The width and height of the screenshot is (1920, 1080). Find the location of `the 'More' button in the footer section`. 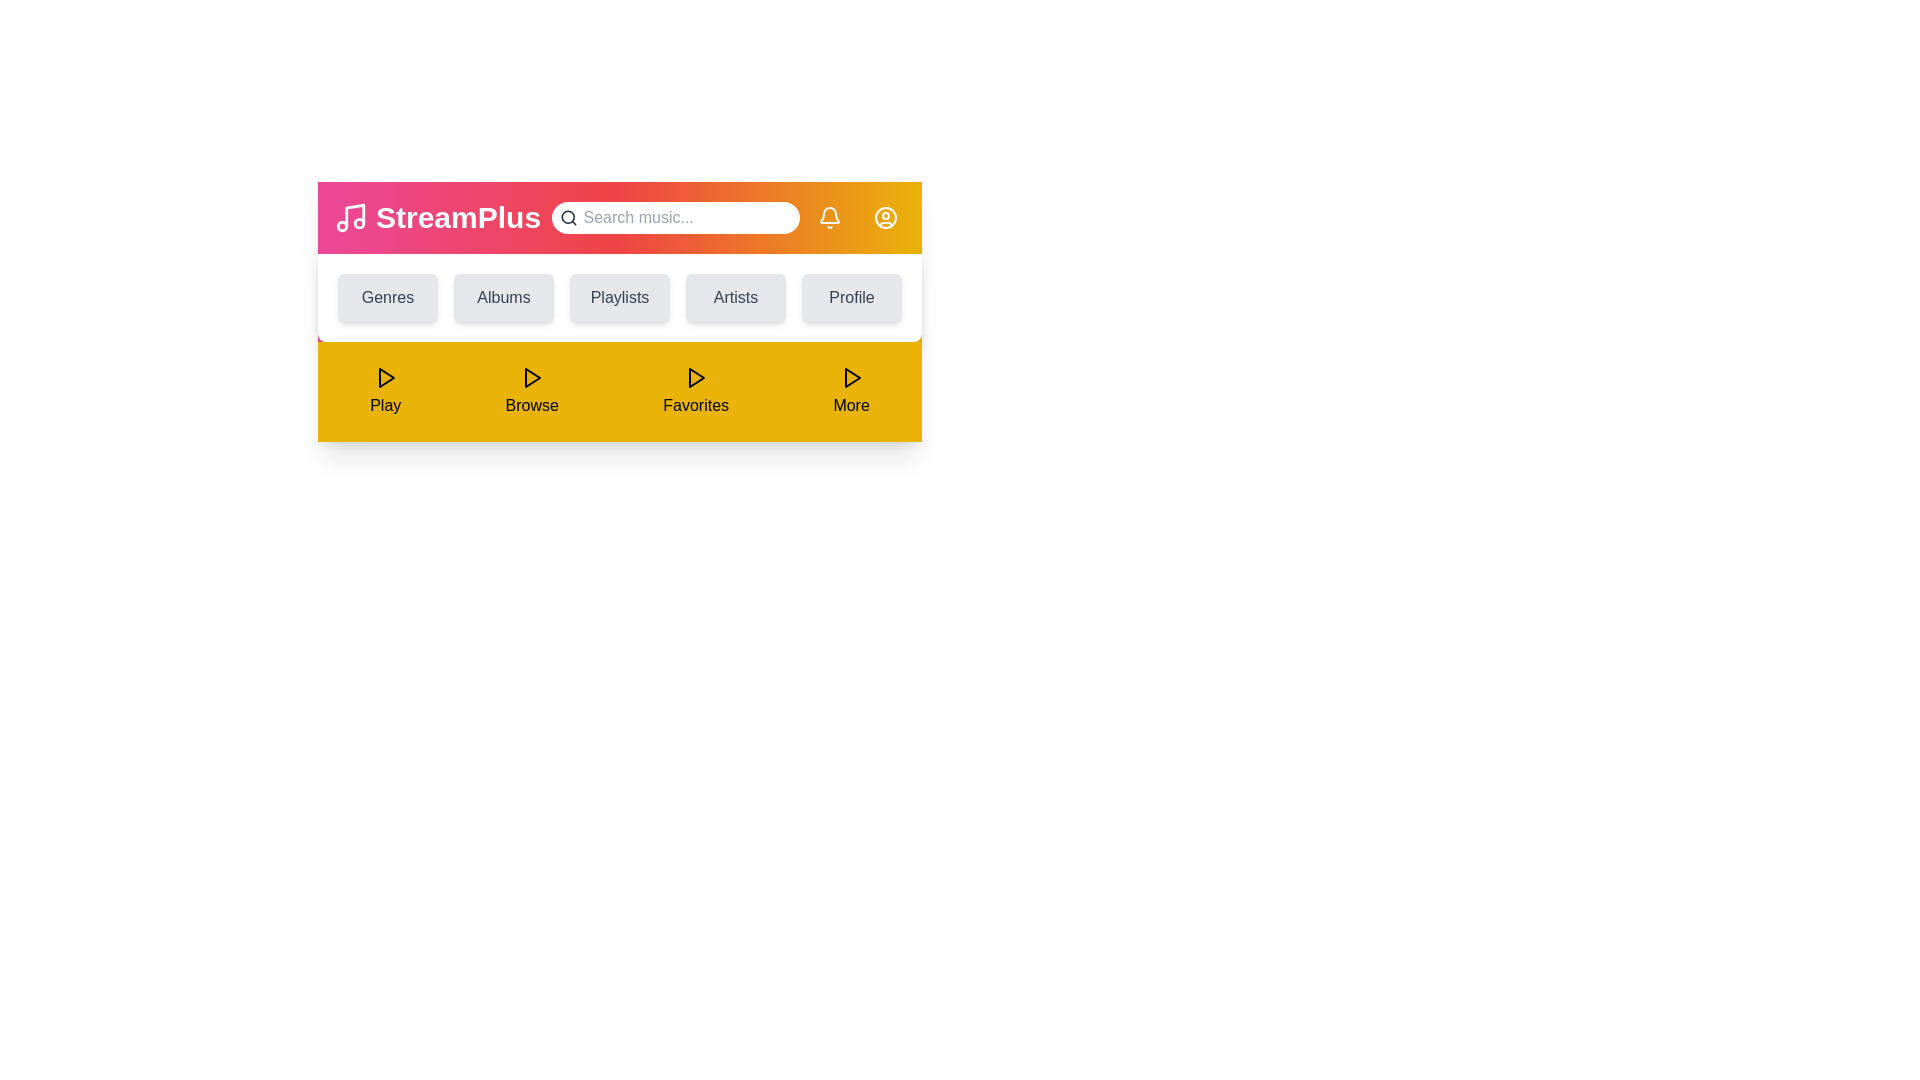

the 'More' button in the footer section is located at coordinates (851, 392).